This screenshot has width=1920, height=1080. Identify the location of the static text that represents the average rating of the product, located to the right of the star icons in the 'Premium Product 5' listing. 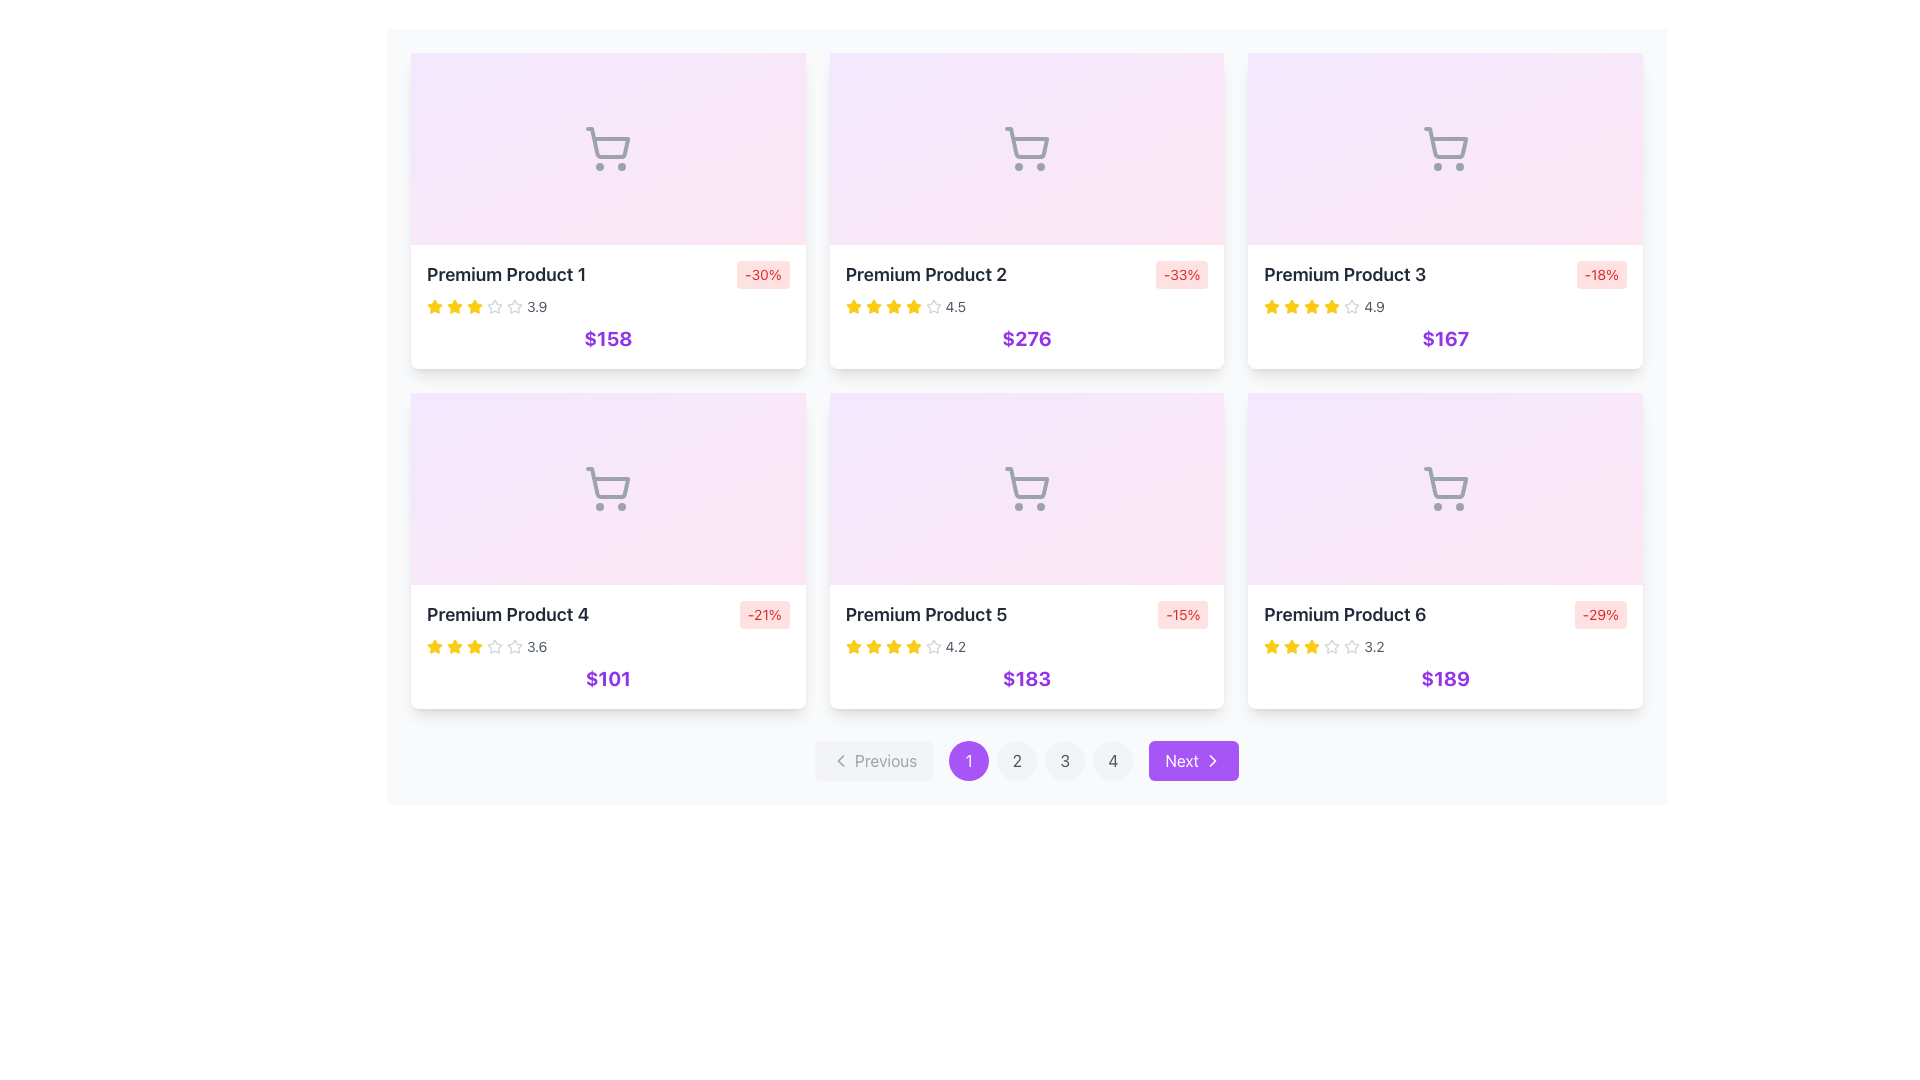
(954, 647).